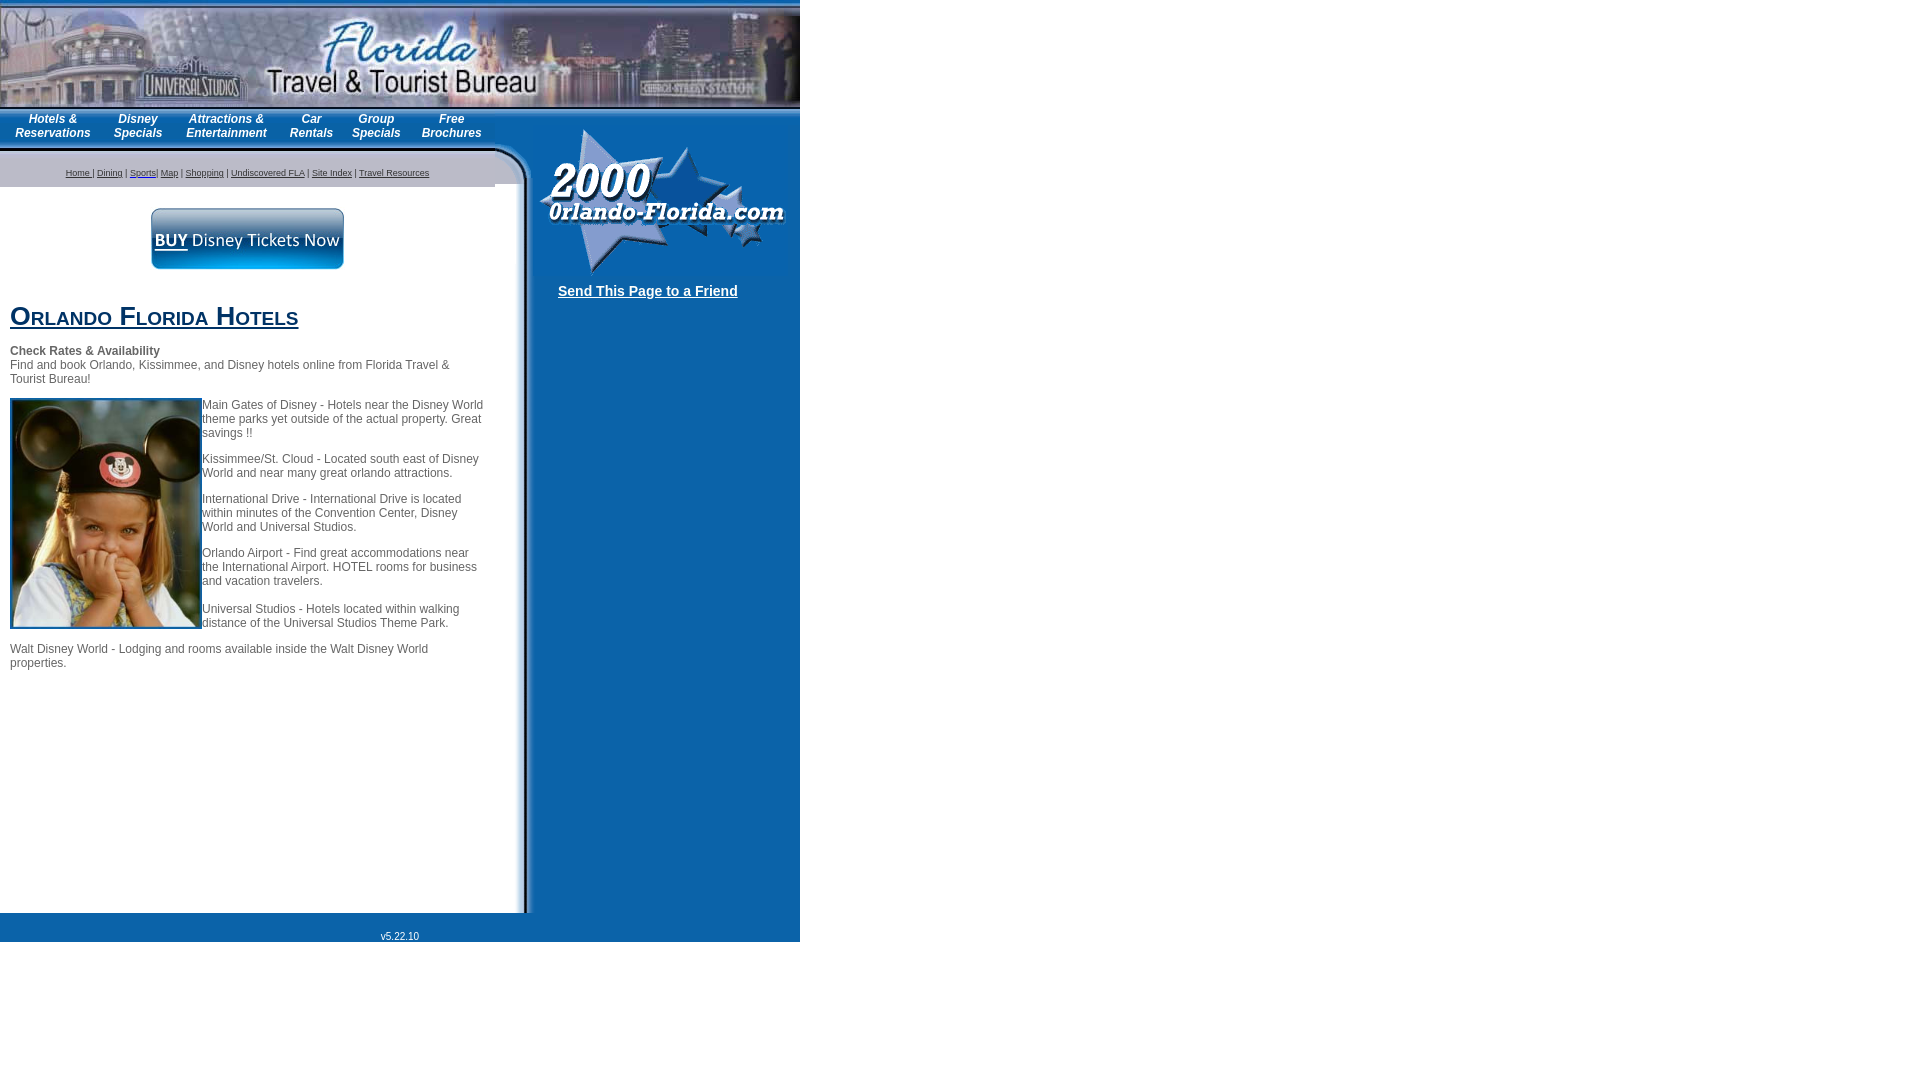 The image size is (1920, 1080). Describe the element at coordinates (648, 290) in the screenshot. I see `'Send This Page to a Friend'` at that location.